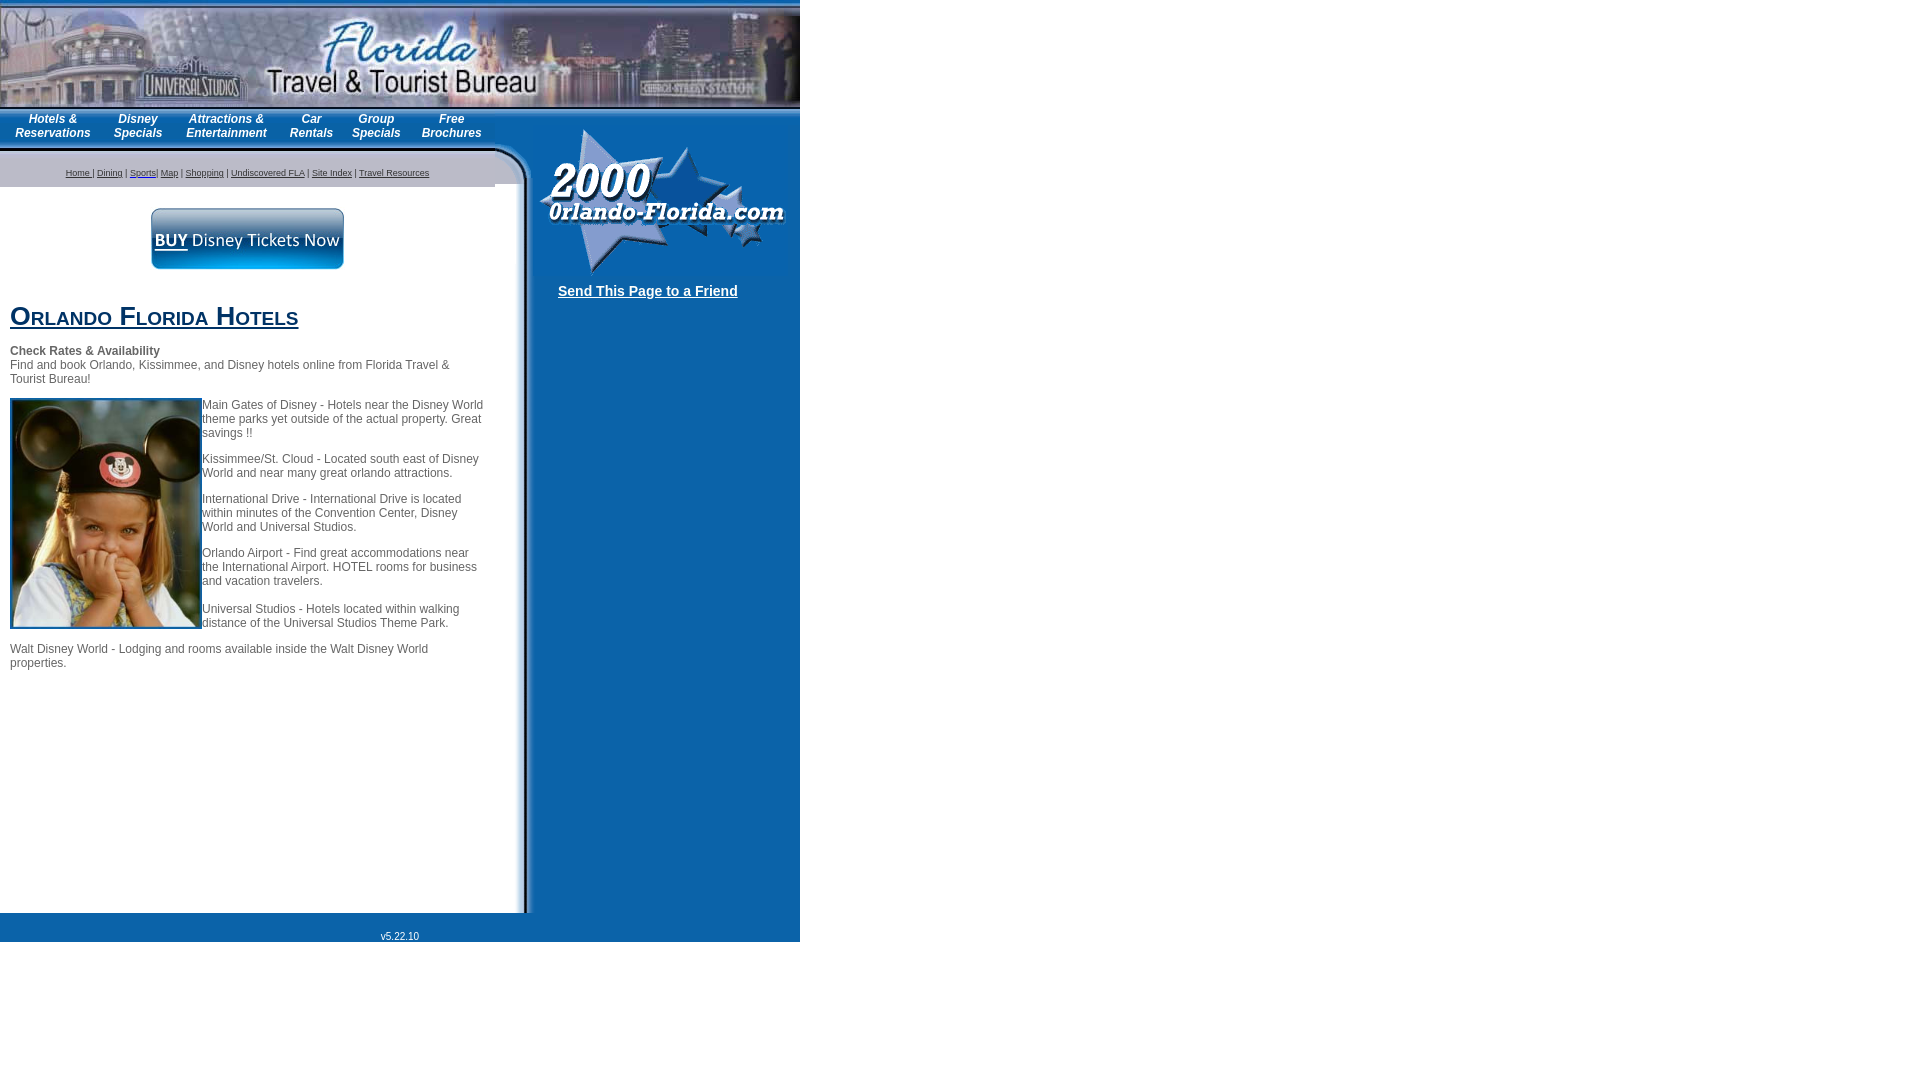 The image size is (1920, 1080). Describe the element at coordinates (648, 290) in the screenshot. I see `'Send This Page to a Friend'` at that location.